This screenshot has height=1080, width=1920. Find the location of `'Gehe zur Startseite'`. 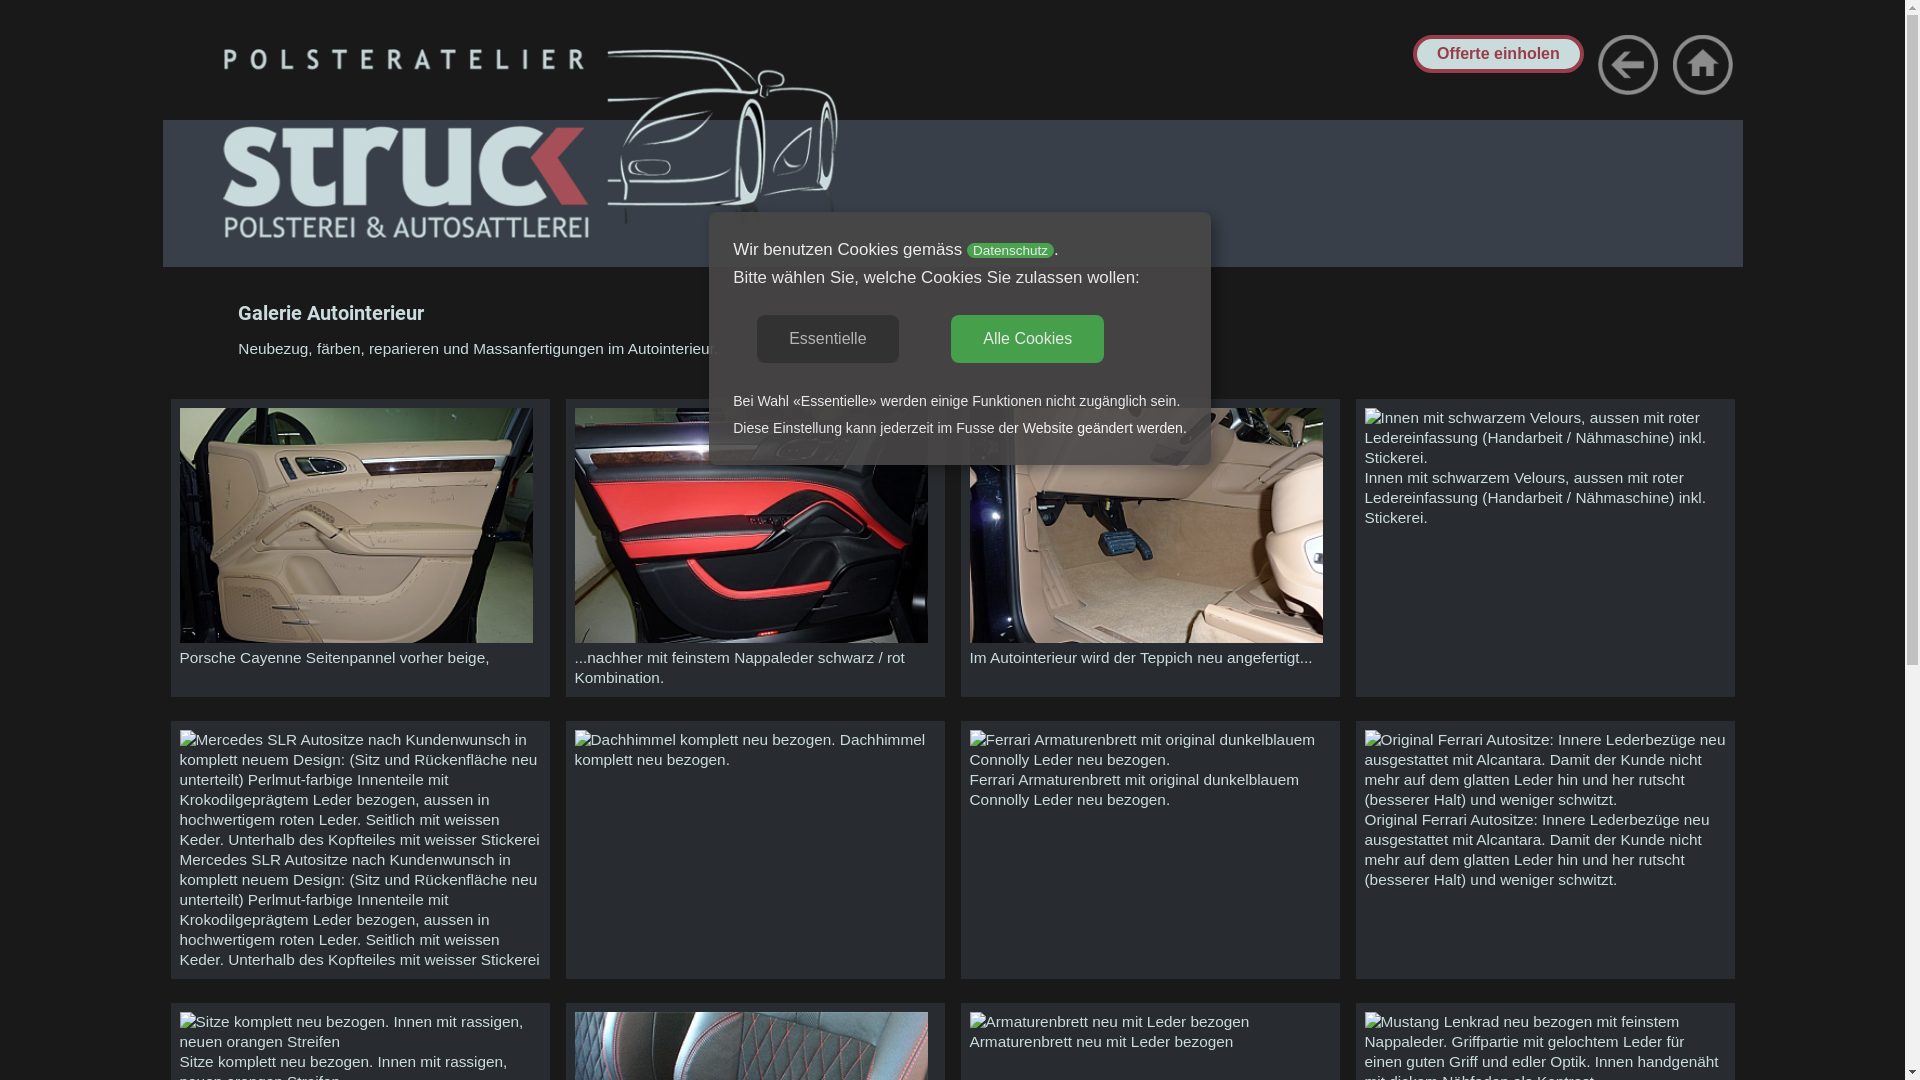

'Gehe zur Startseite' is located at coordinates (1701, 64).